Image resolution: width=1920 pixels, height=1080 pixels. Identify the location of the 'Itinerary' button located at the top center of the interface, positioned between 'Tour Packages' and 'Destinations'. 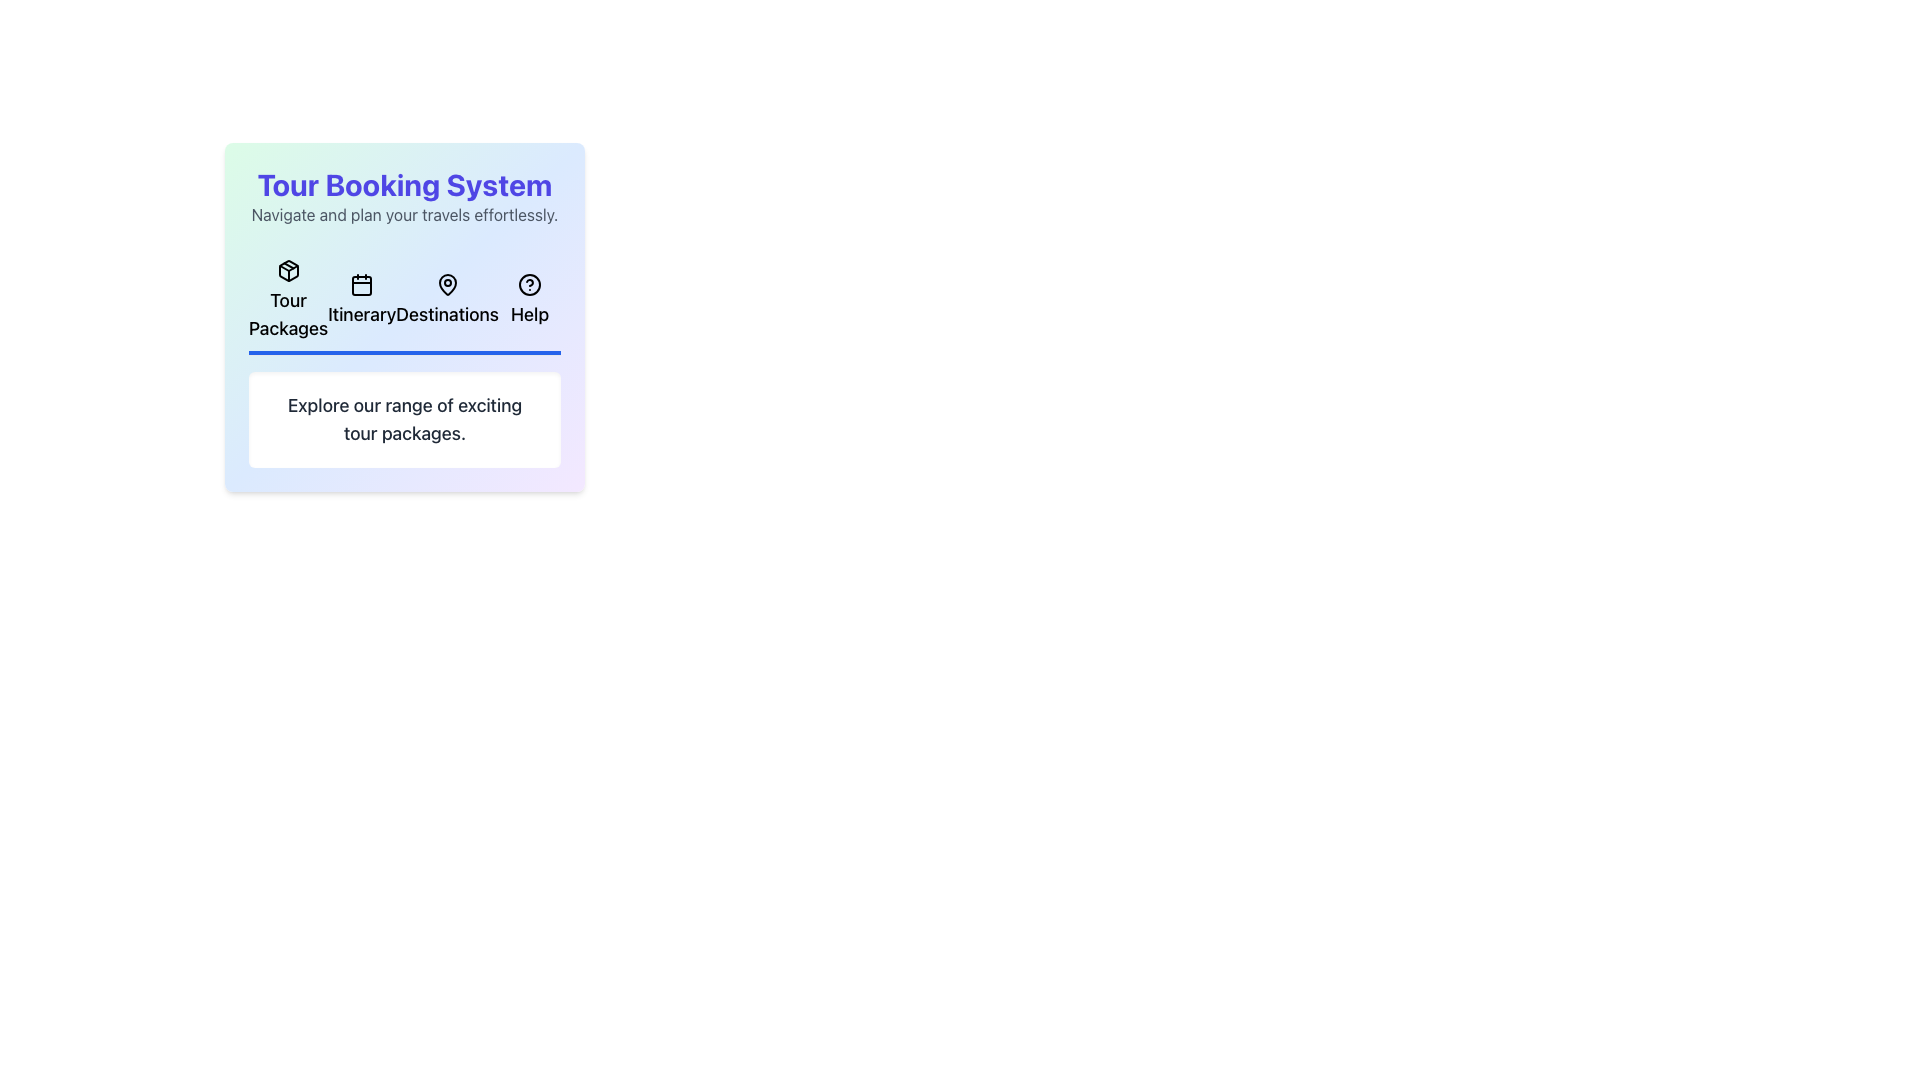
(362, 303).